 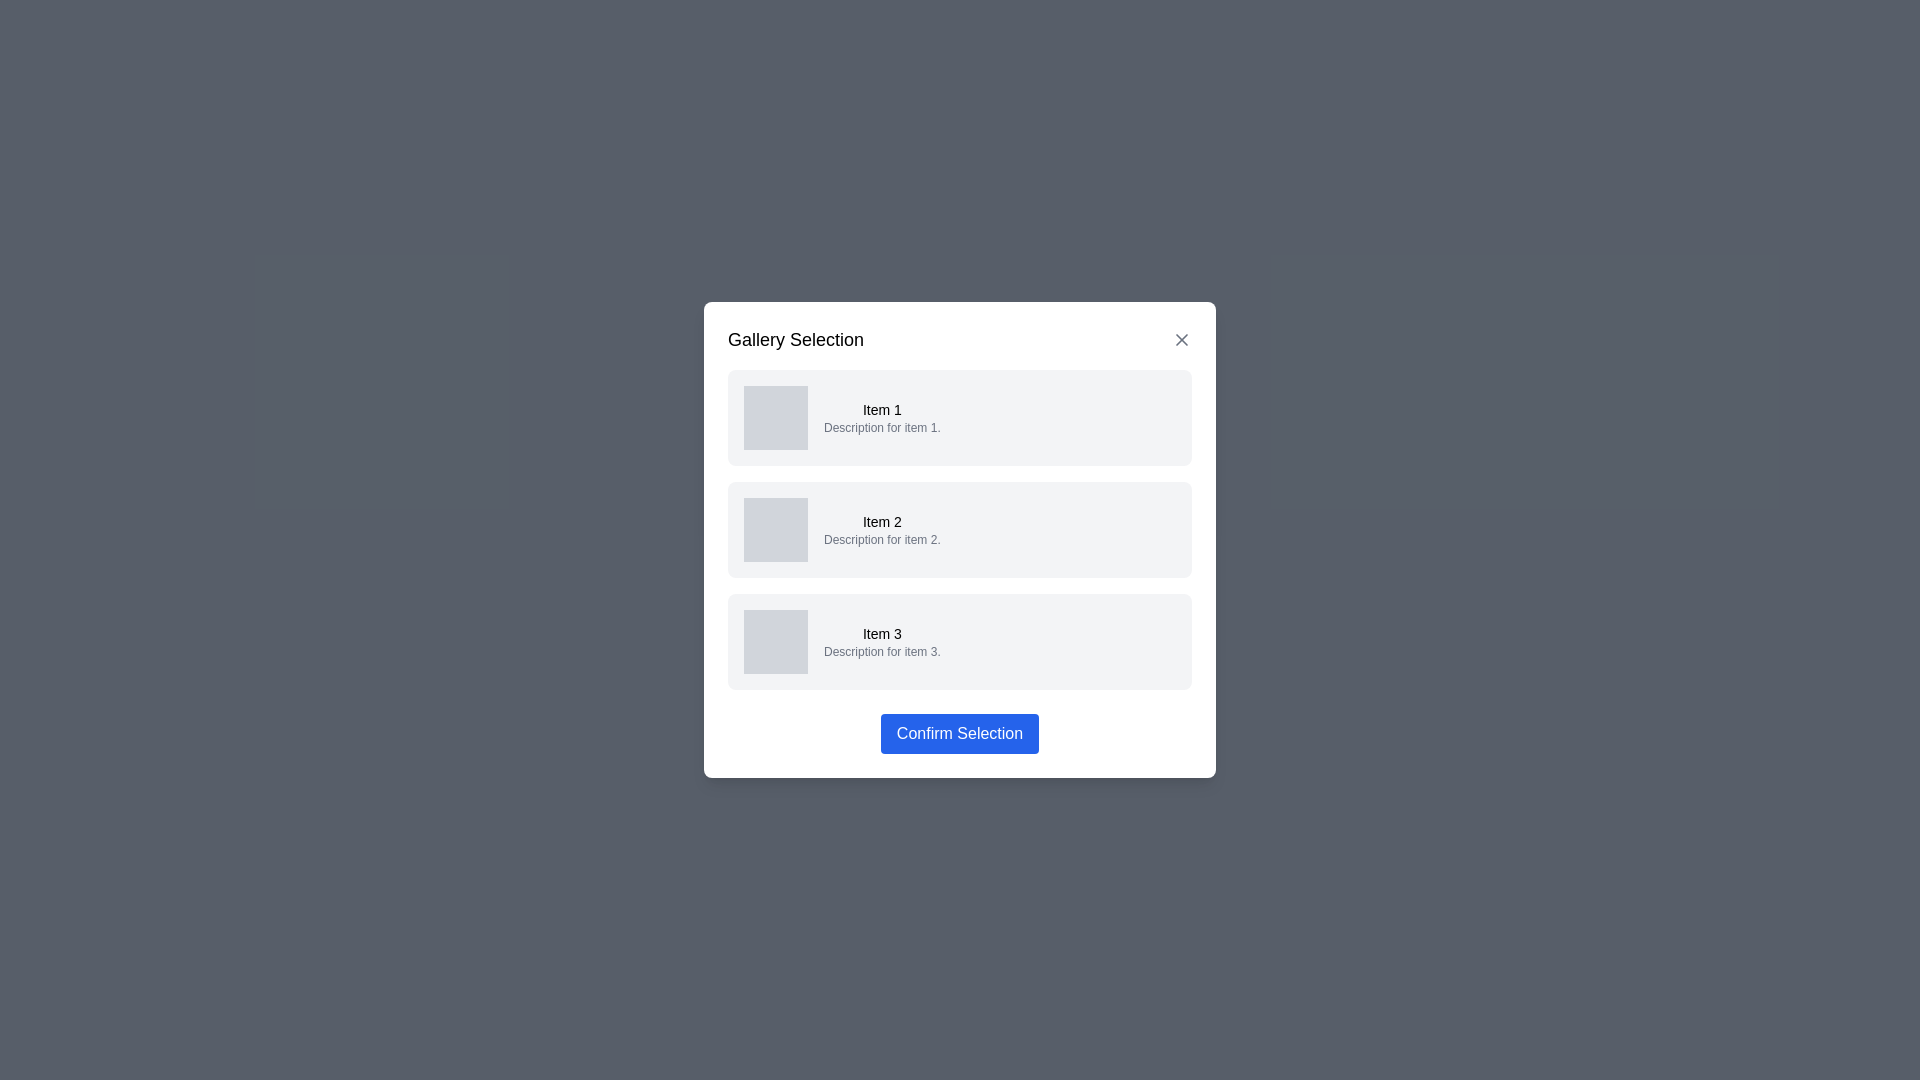 What do you see at coordinates (881, 427) in the screenshot?
I see `the text label reading 'Description for item 1.' located below the title 'Item 1' in the first entry of the vertical list` at bounding box center [881, 427].